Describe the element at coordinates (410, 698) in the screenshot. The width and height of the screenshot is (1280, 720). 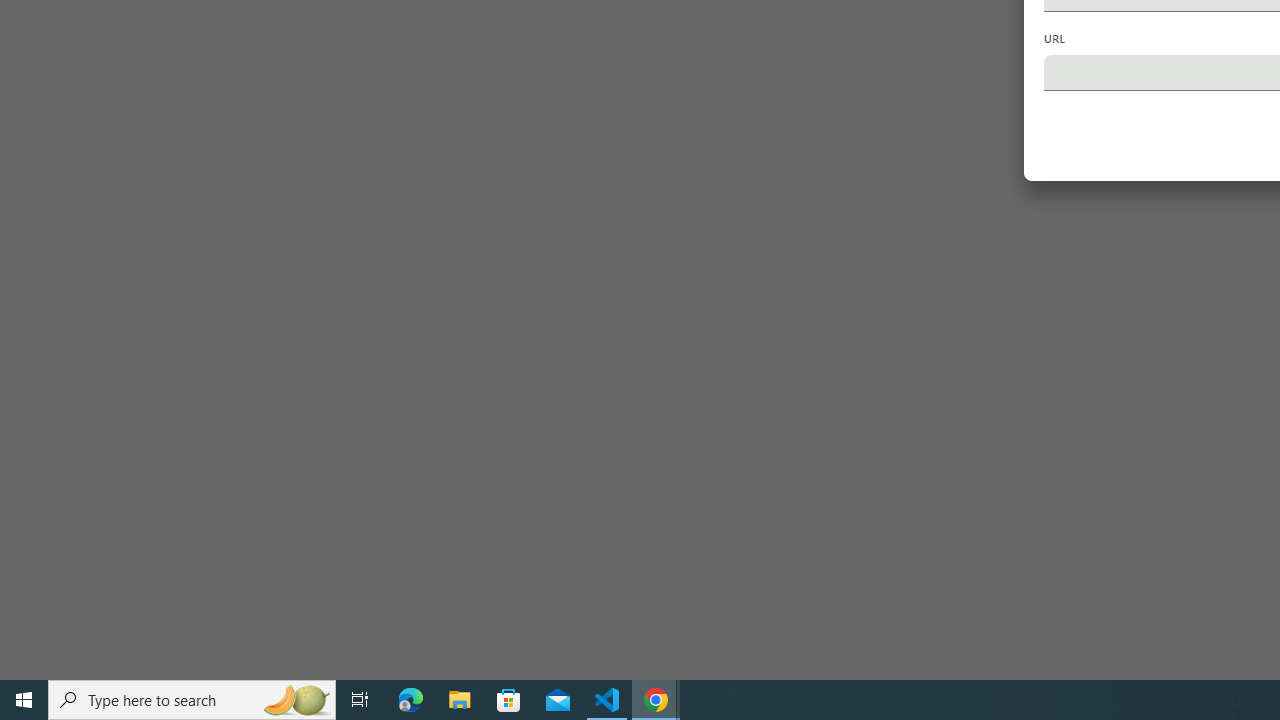
I see `'Microsoft Edge'` at that location.